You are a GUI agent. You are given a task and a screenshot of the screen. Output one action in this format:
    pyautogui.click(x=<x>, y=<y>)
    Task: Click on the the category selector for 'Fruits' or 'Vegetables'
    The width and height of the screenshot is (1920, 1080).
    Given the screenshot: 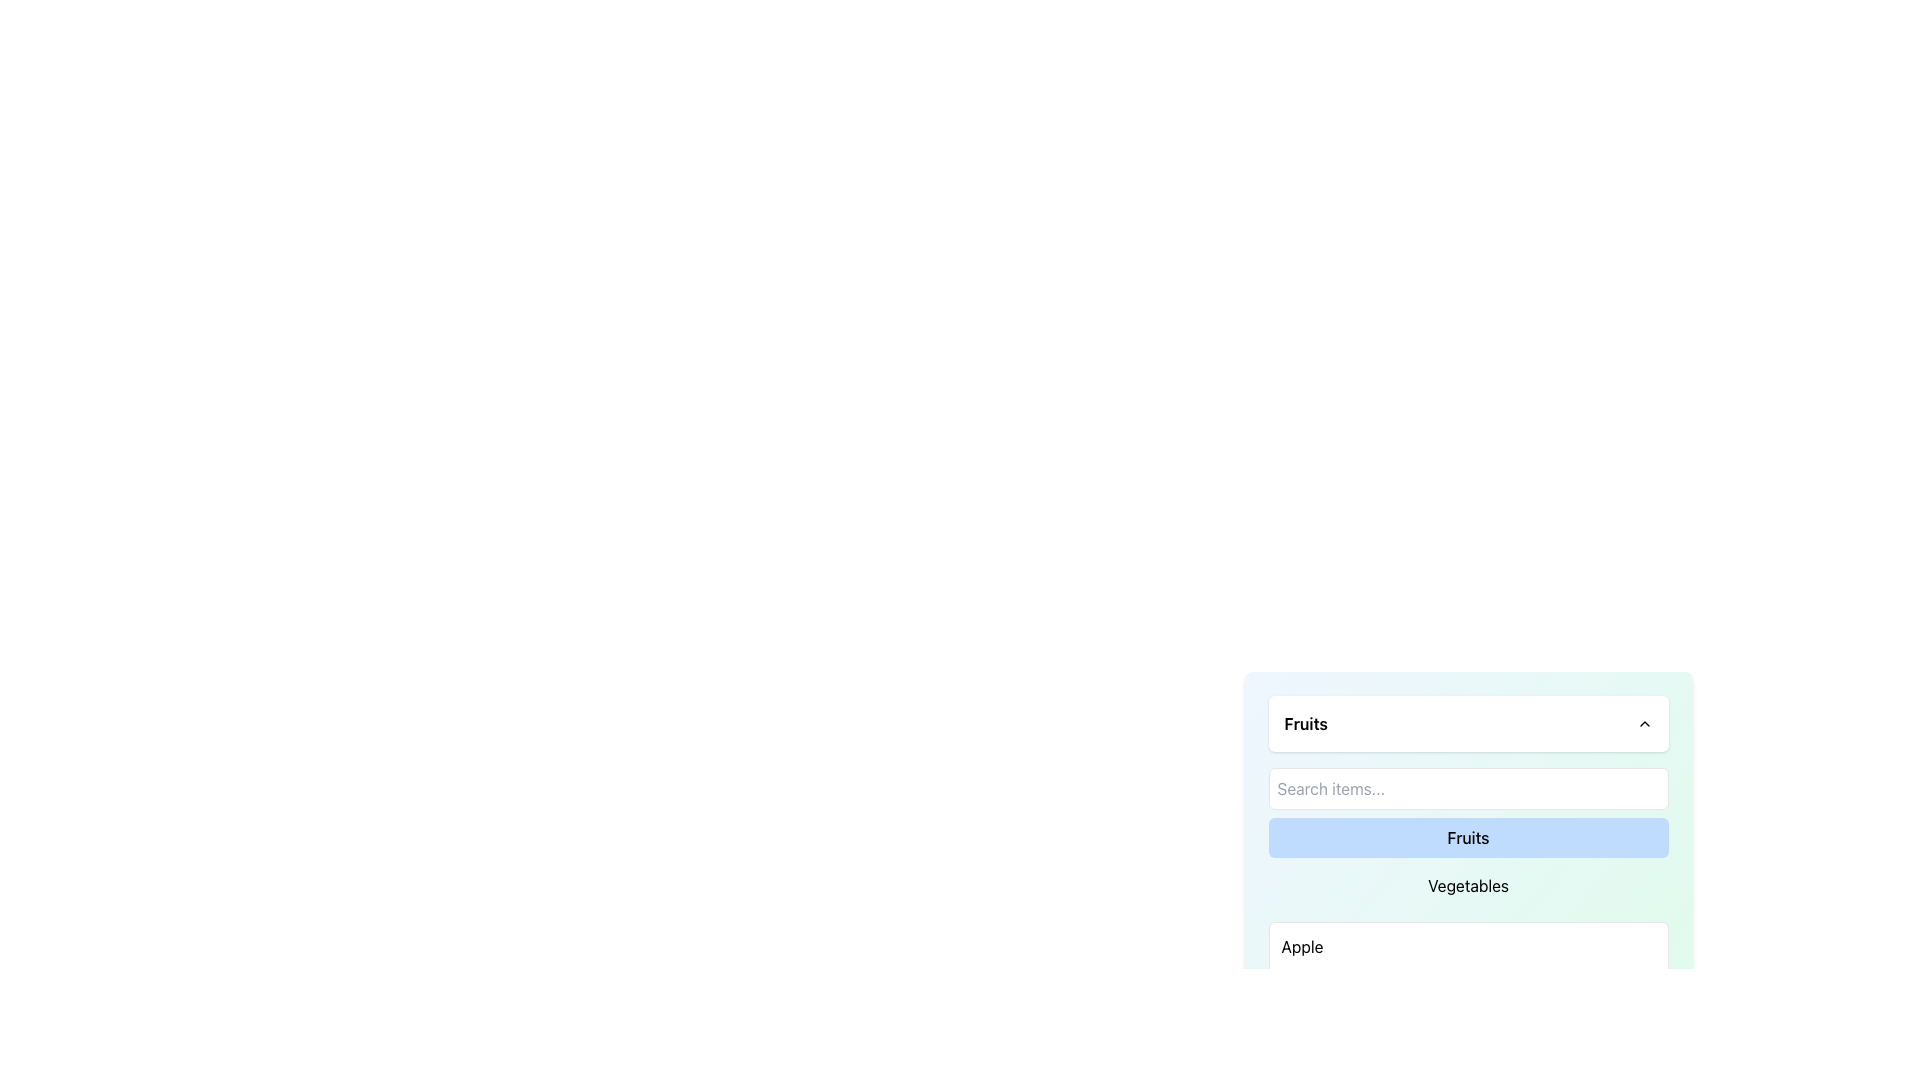 What is the action you would take?
    pyautogui.click(x=1468, y=860)
    